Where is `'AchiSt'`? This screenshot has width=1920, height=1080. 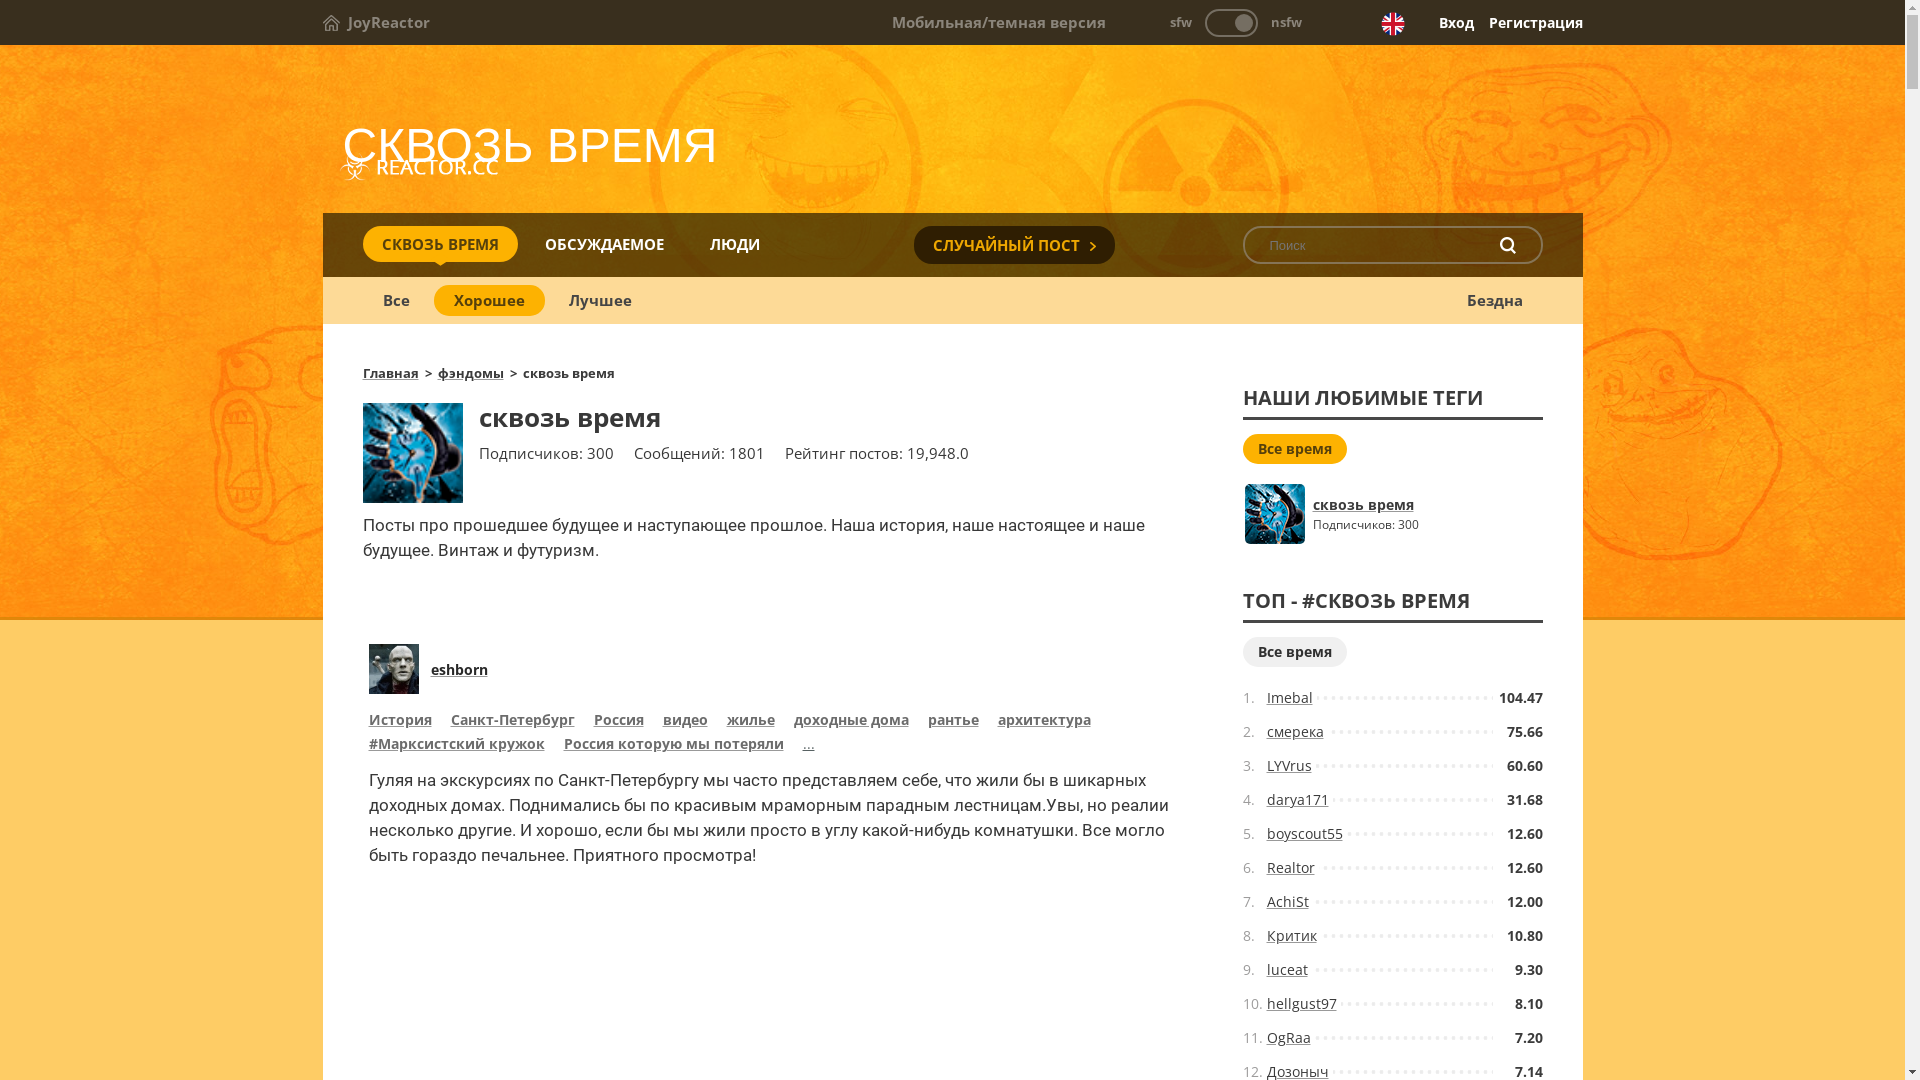 'AchiSt' is located at coordinates (1261, 902).